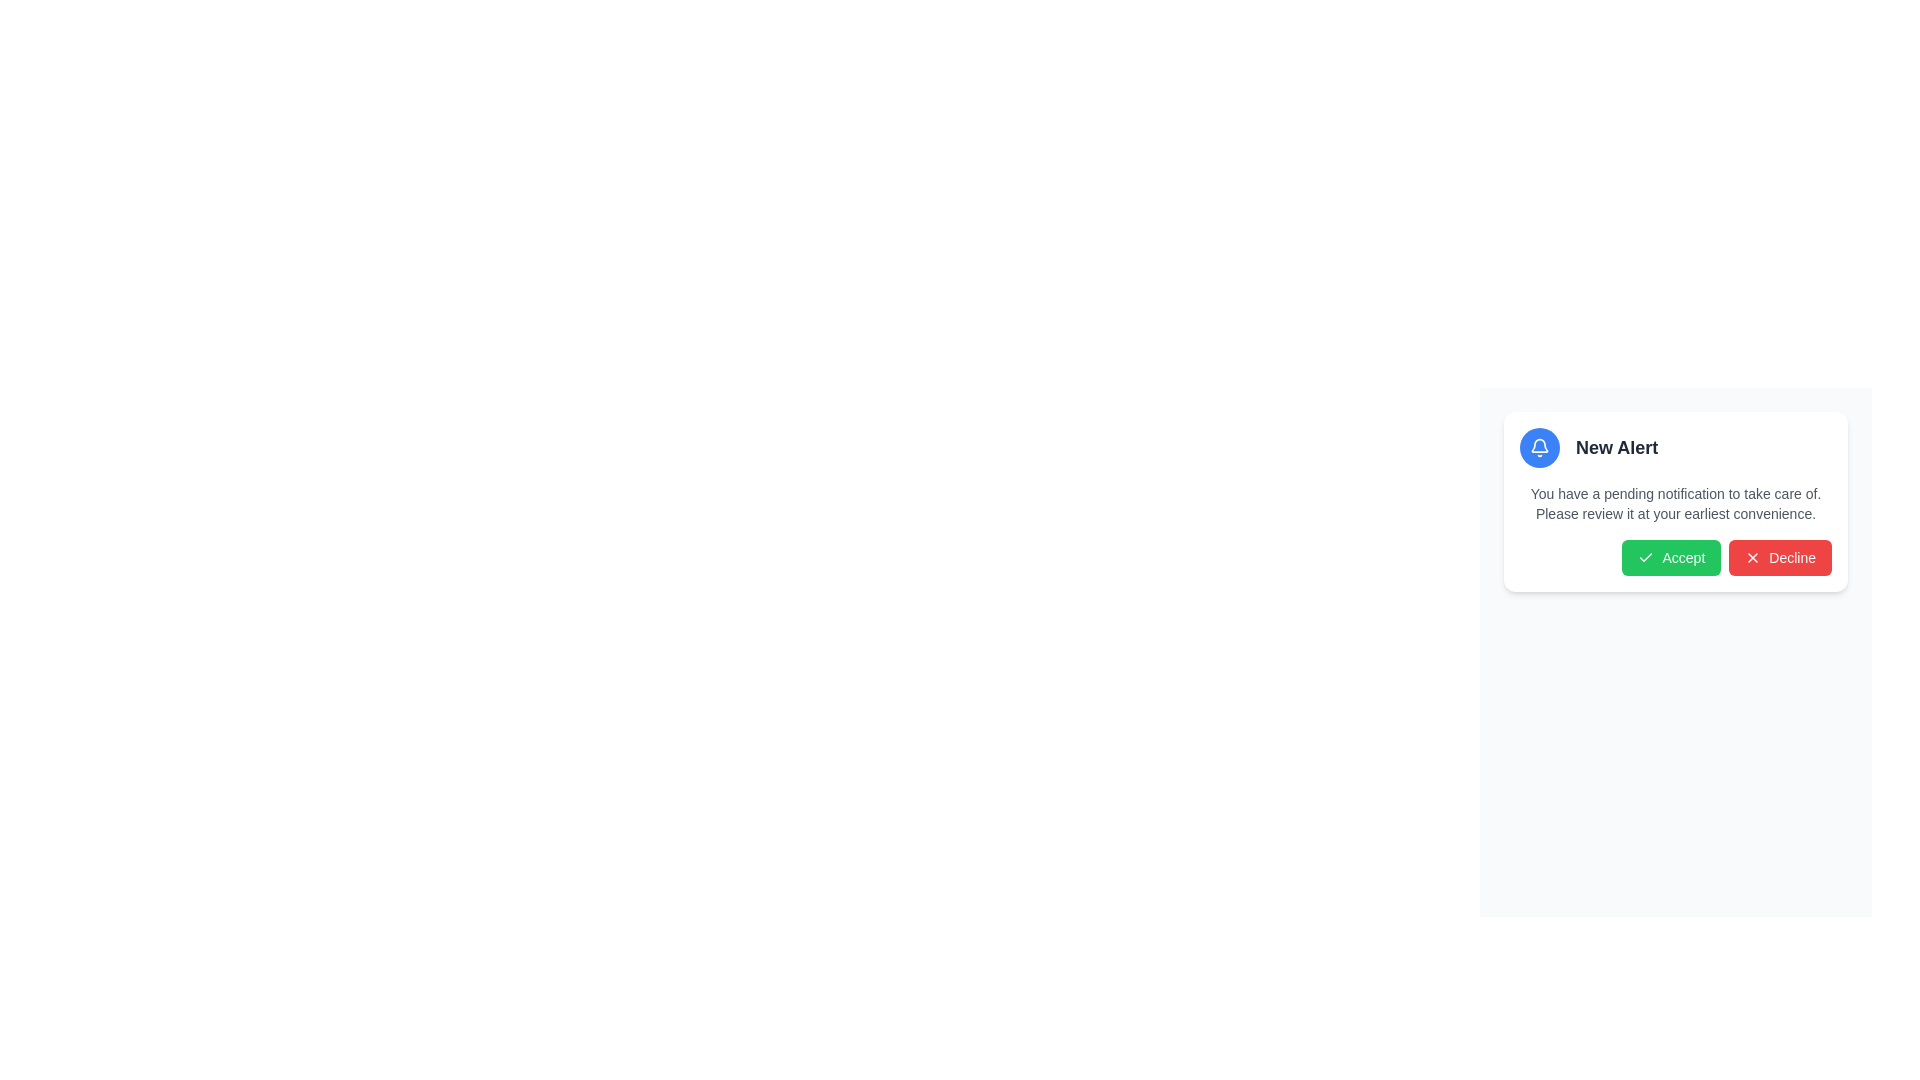 This screenshot has width=1920, height=1080. I want to click on the icon within the 'Decline' button, which visually indicates the button's function and is positioned to the left of the text label 'Decline', so click(1752, 558).